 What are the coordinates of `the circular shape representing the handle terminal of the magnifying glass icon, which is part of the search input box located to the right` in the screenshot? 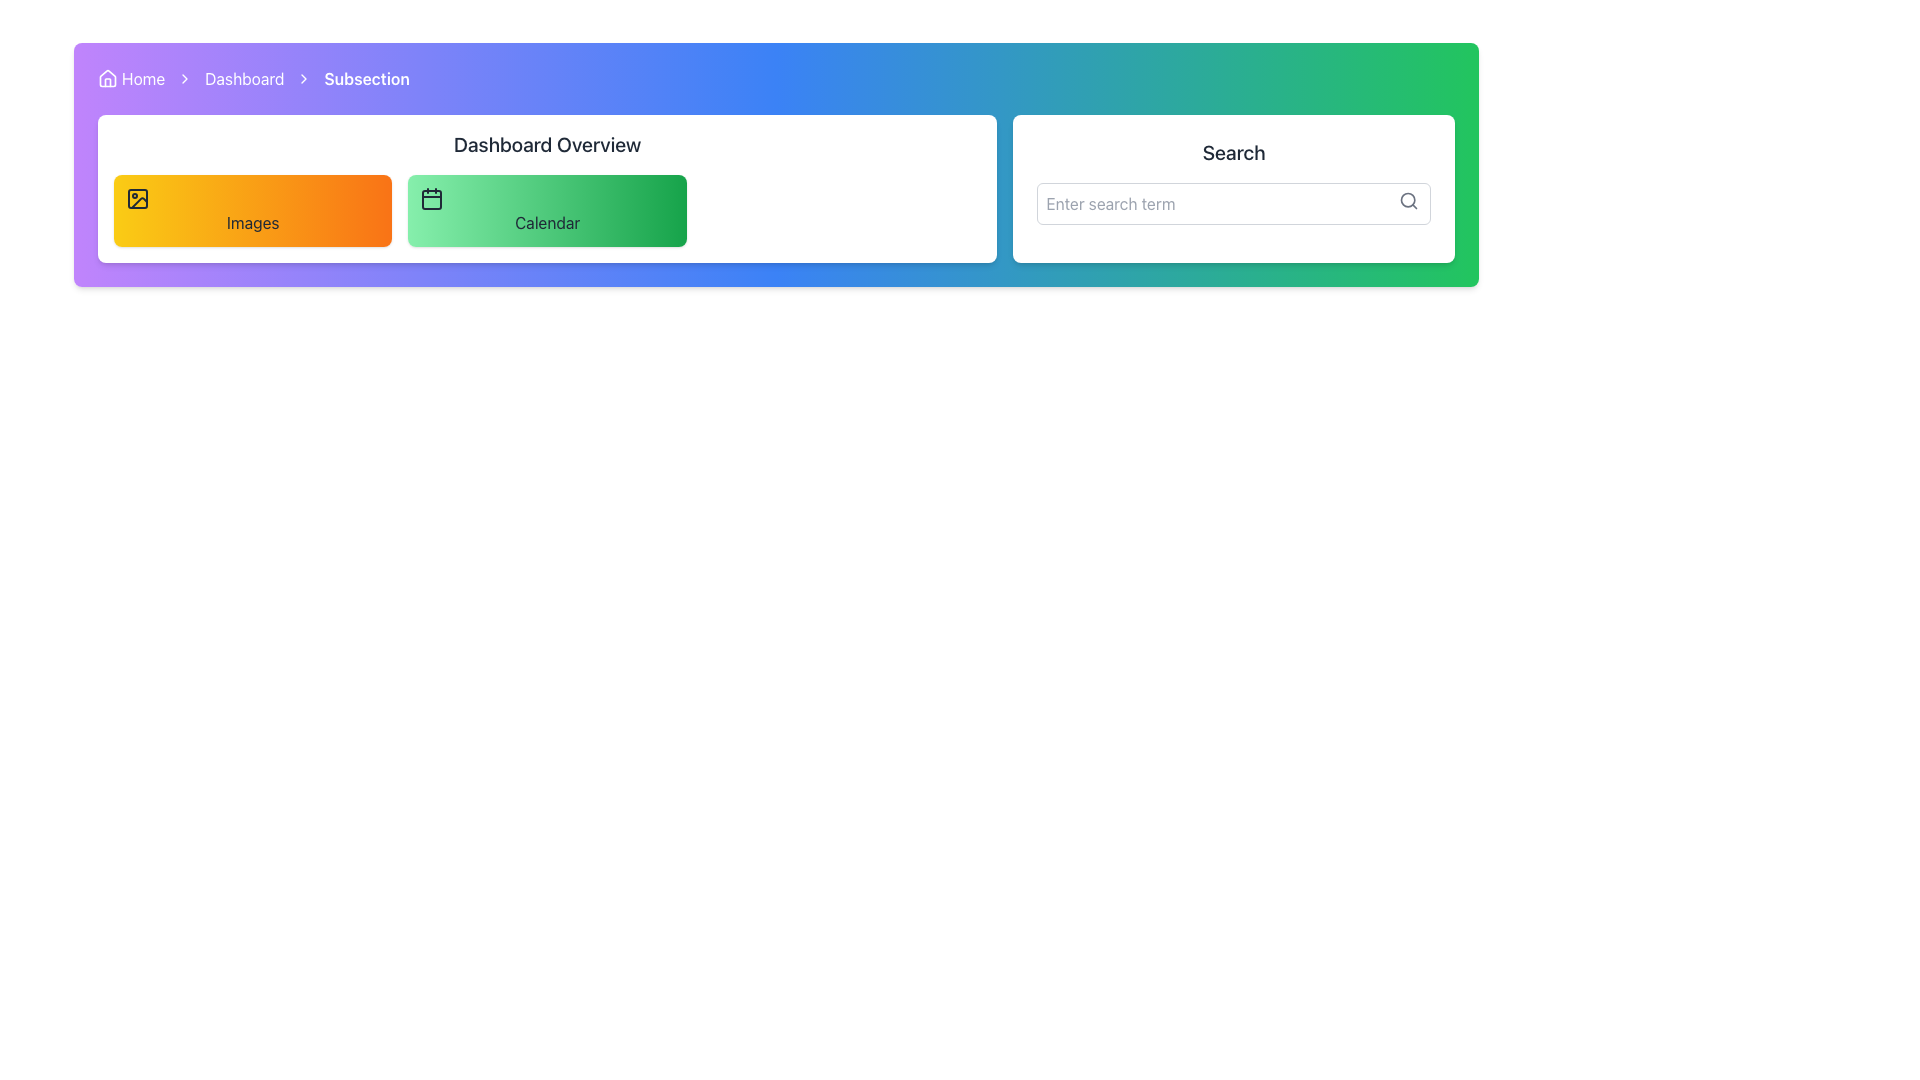 It's located at (1407, 200).